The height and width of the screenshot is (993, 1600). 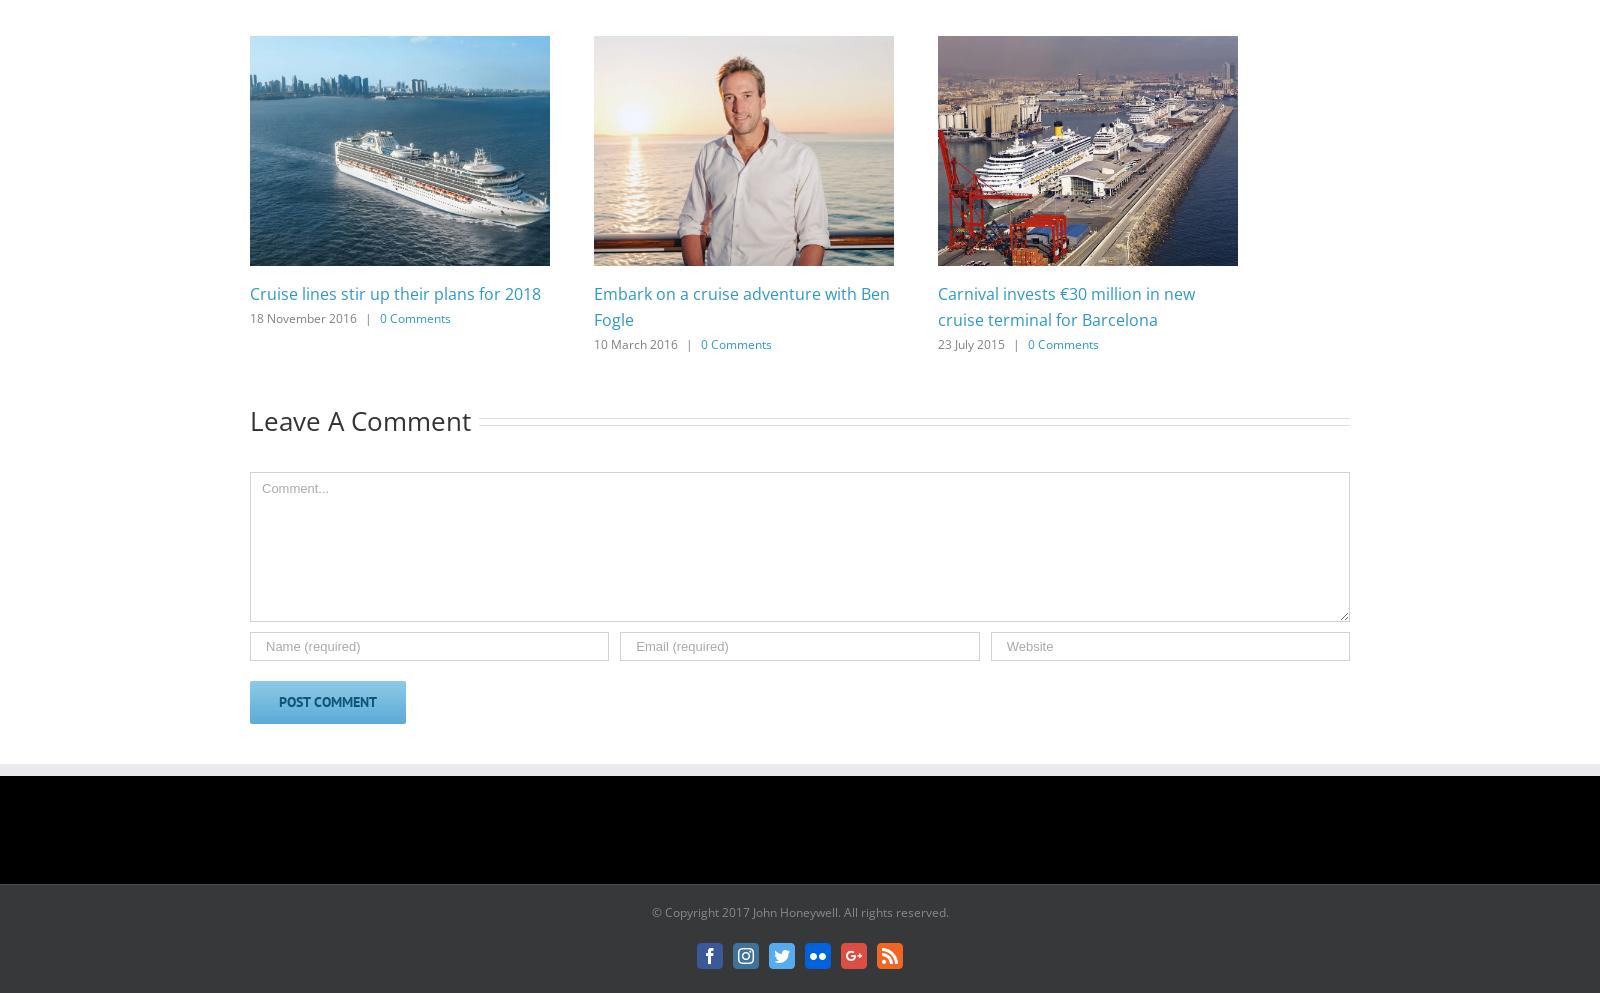 What do you see at coordinates (799, 912) in the screenshot?
I see `'© Copyright 2017 John Honeywell. All rights reserved.'` at bounding box center [799, 912].